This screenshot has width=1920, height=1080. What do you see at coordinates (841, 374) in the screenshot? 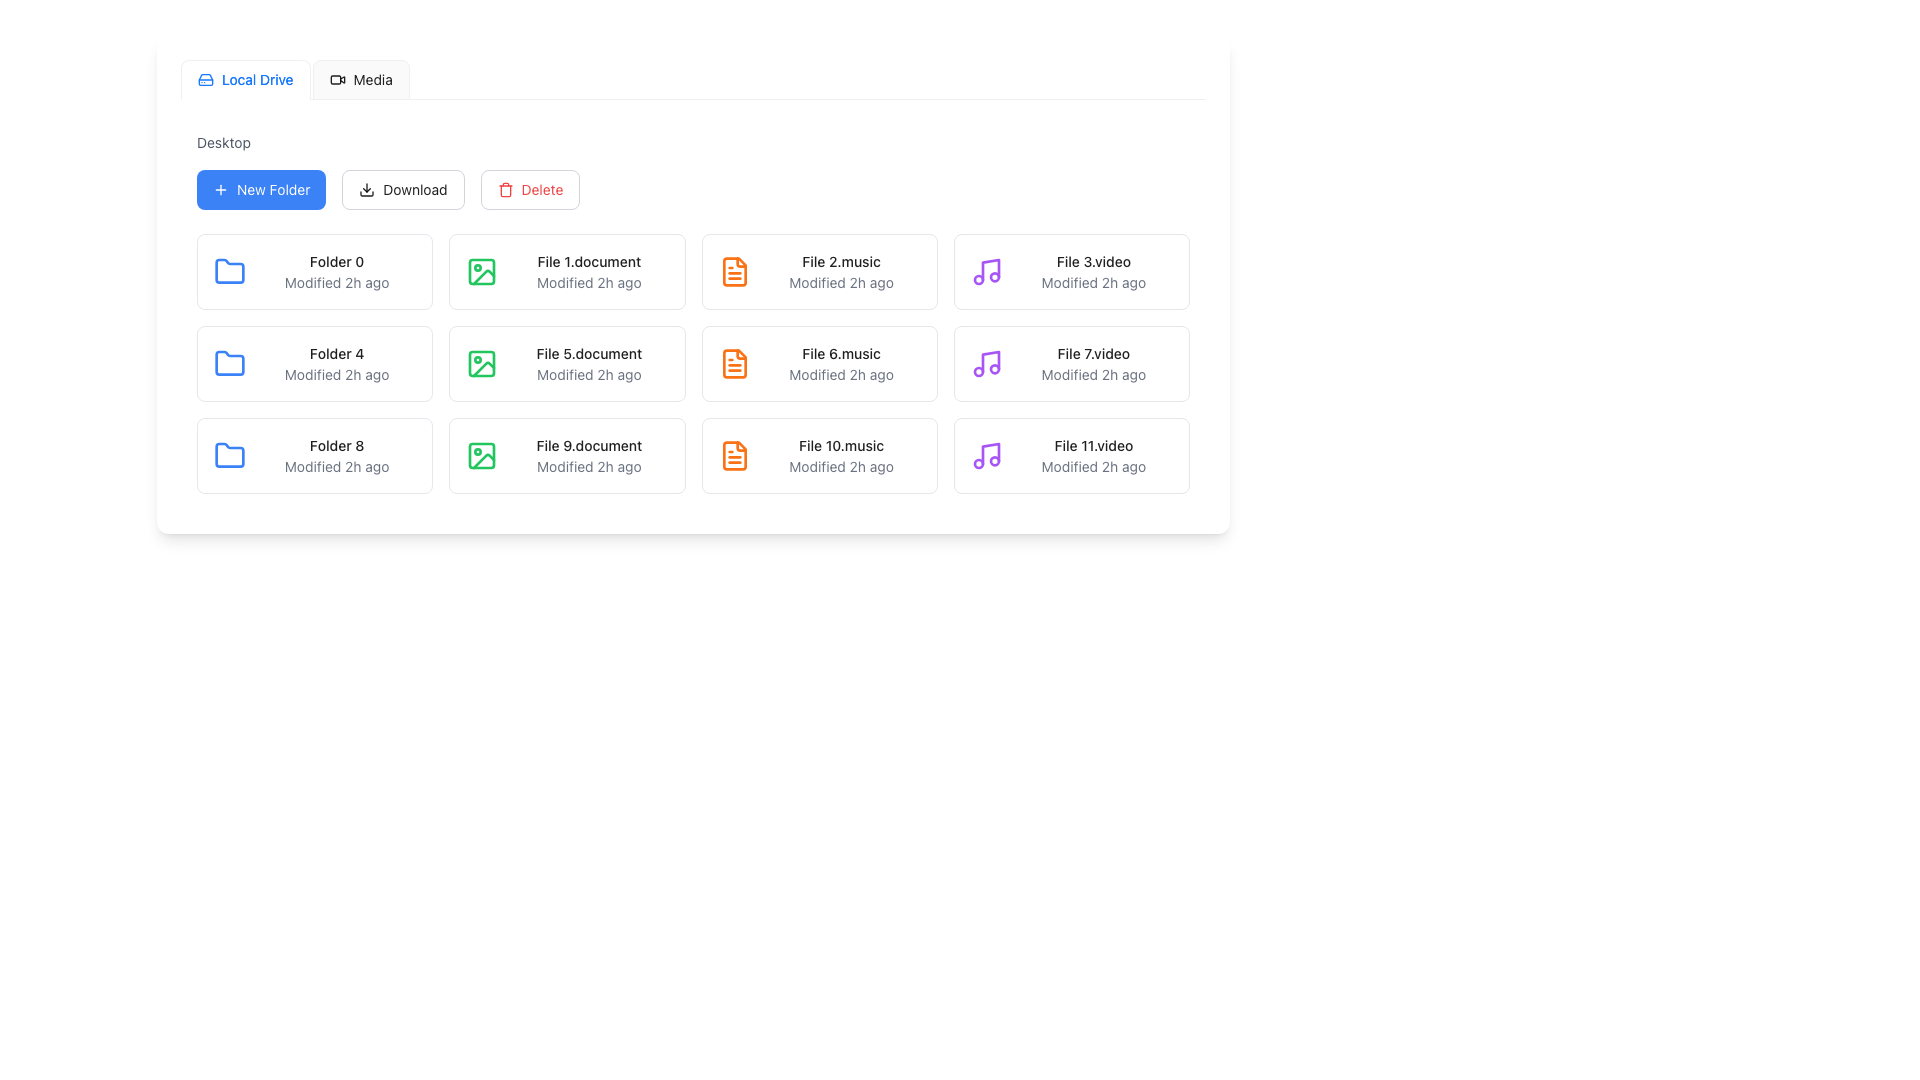
I see `the text label displaying the last modification time of 'File 6.music', located below the title in the second row of the right column` at bounding box center [841, 374].